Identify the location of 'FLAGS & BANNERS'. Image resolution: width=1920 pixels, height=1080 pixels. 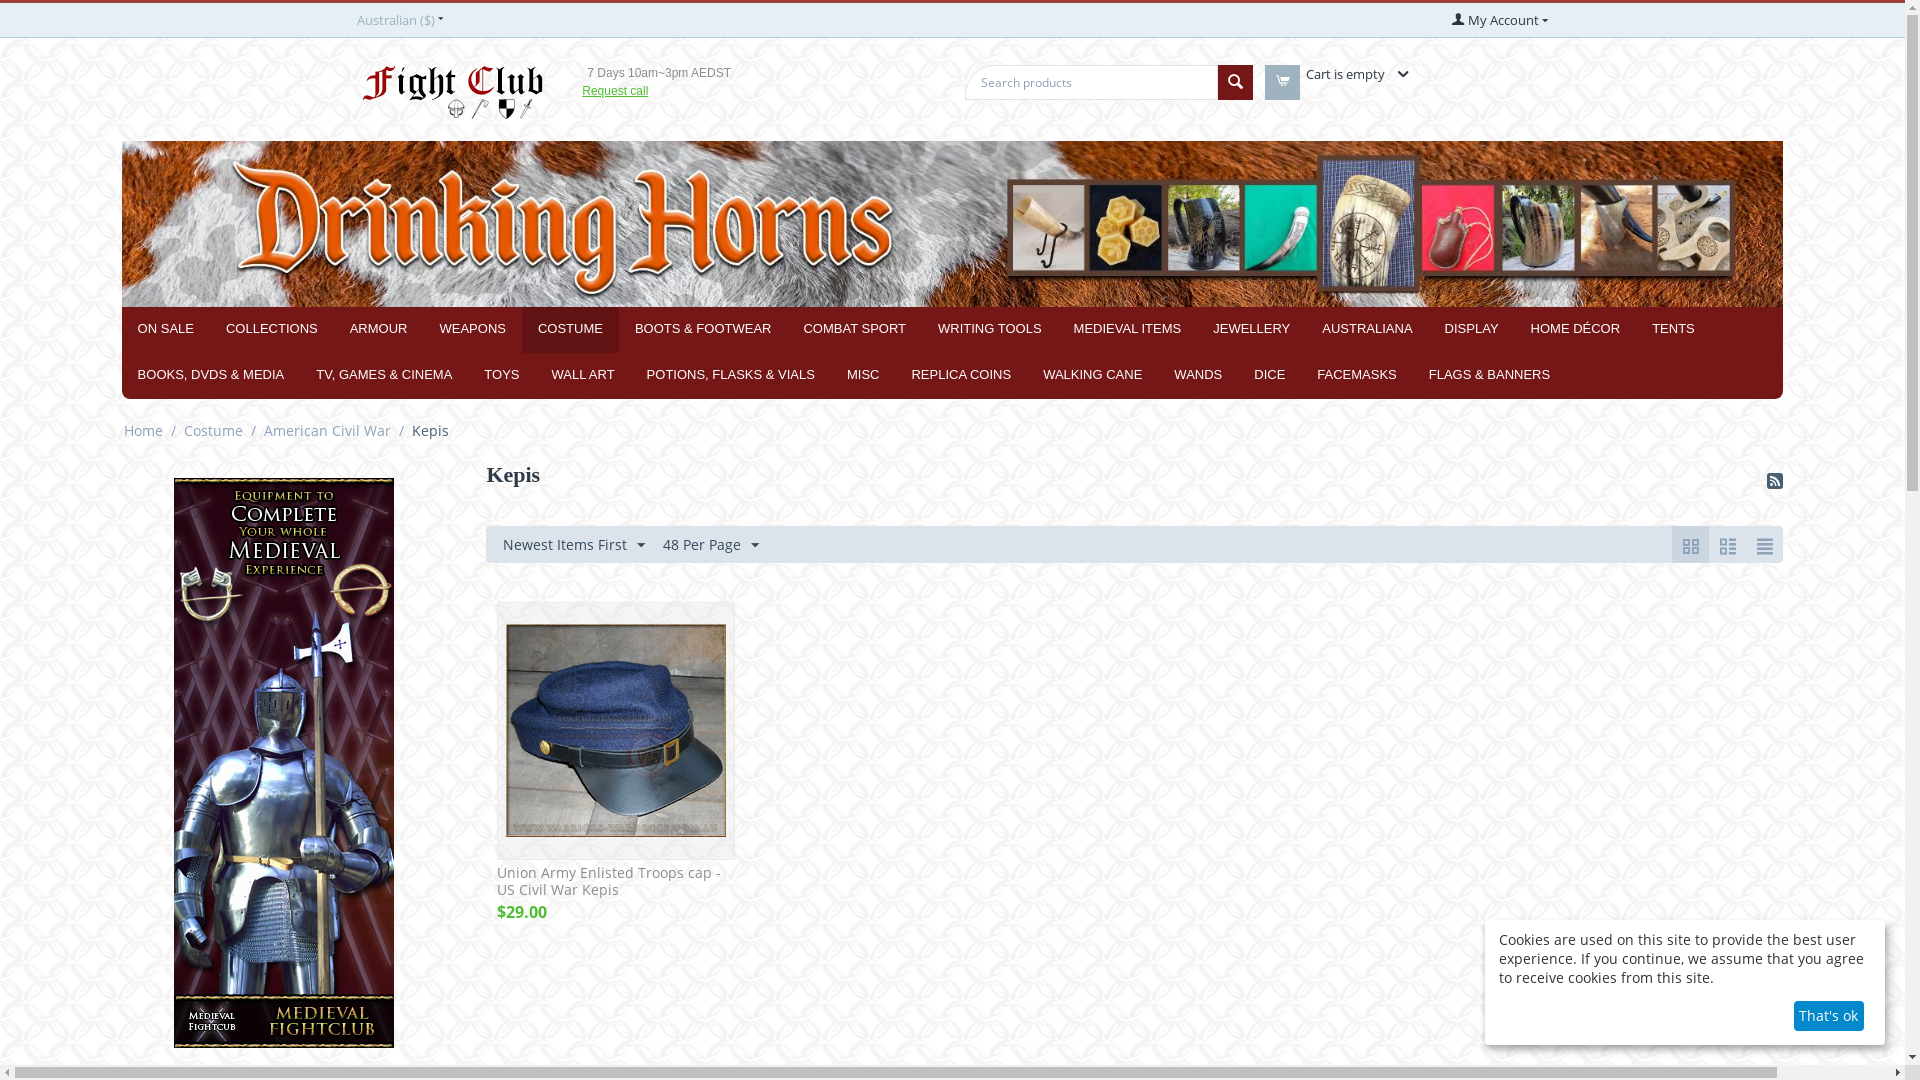
(1489, 375).